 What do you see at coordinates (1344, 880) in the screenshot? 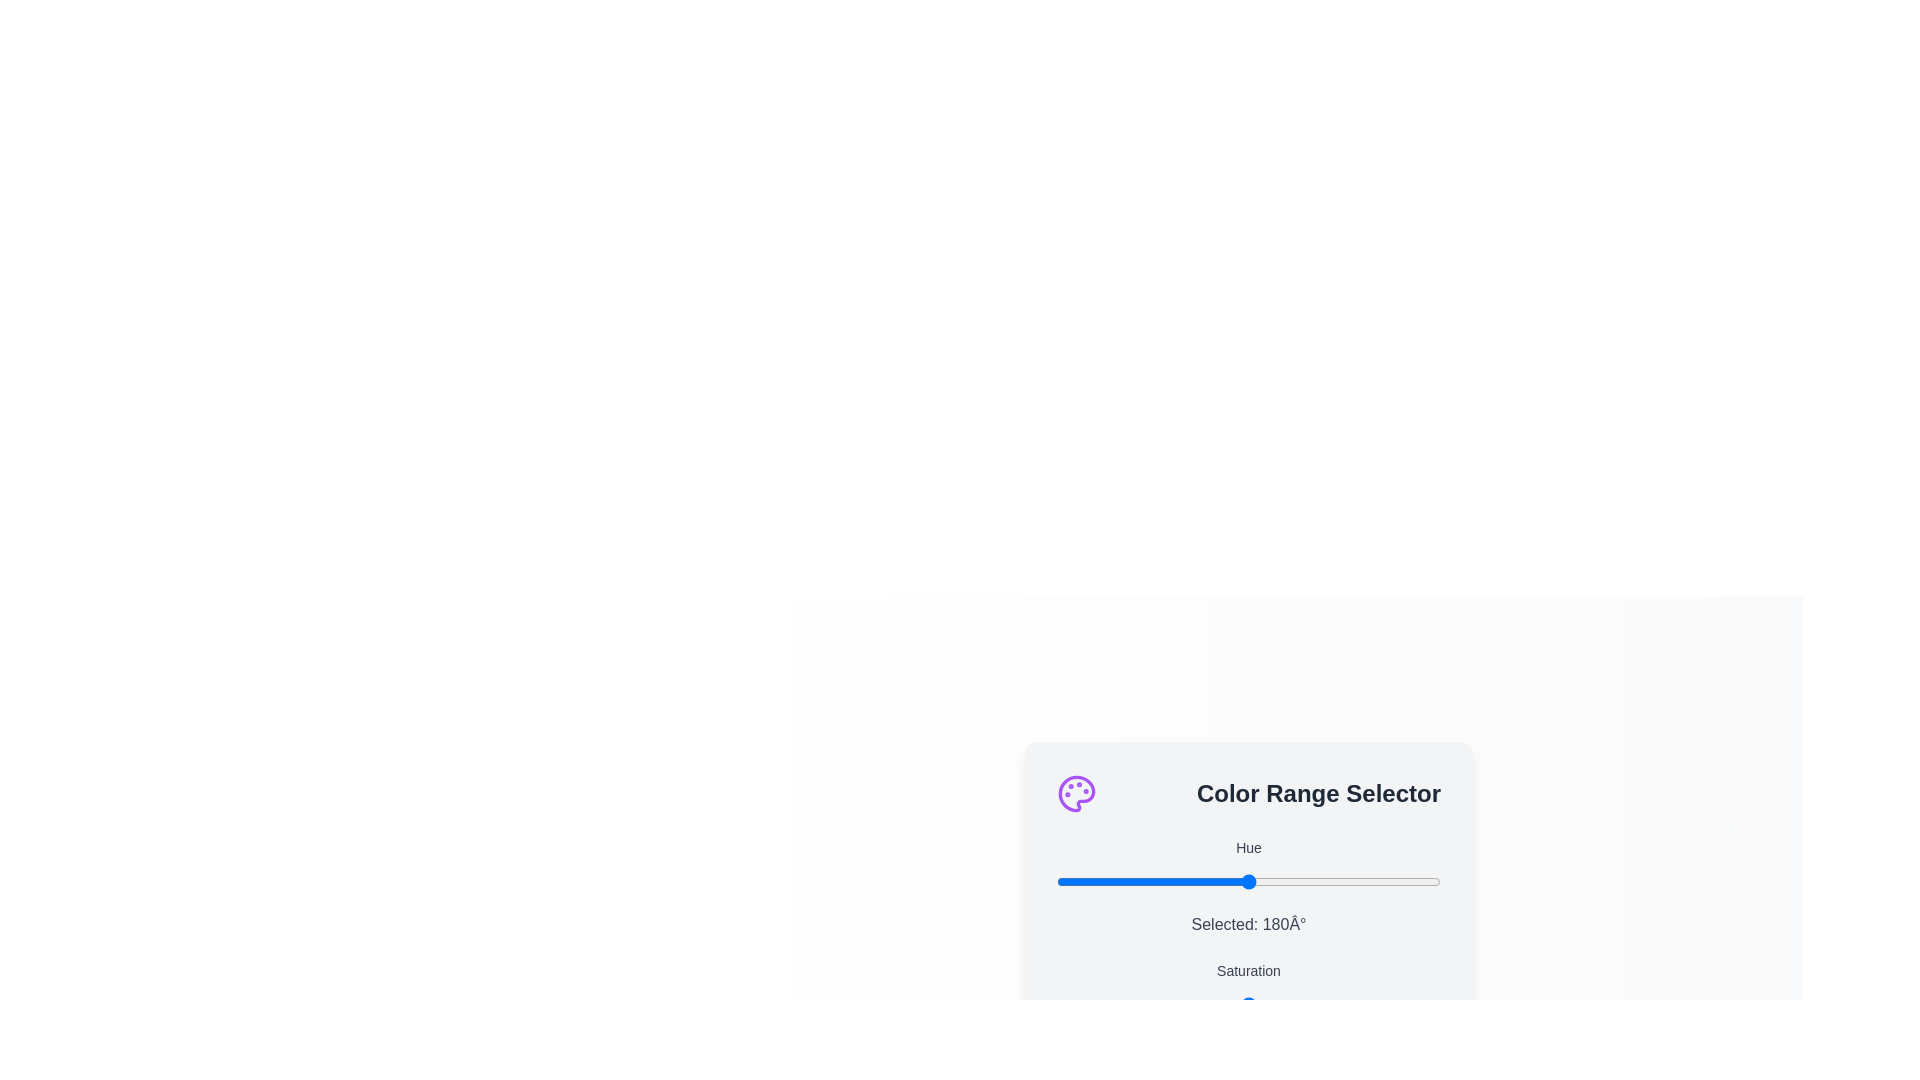
I see `the hue value on the slider` at bounding box center [1344, 880].